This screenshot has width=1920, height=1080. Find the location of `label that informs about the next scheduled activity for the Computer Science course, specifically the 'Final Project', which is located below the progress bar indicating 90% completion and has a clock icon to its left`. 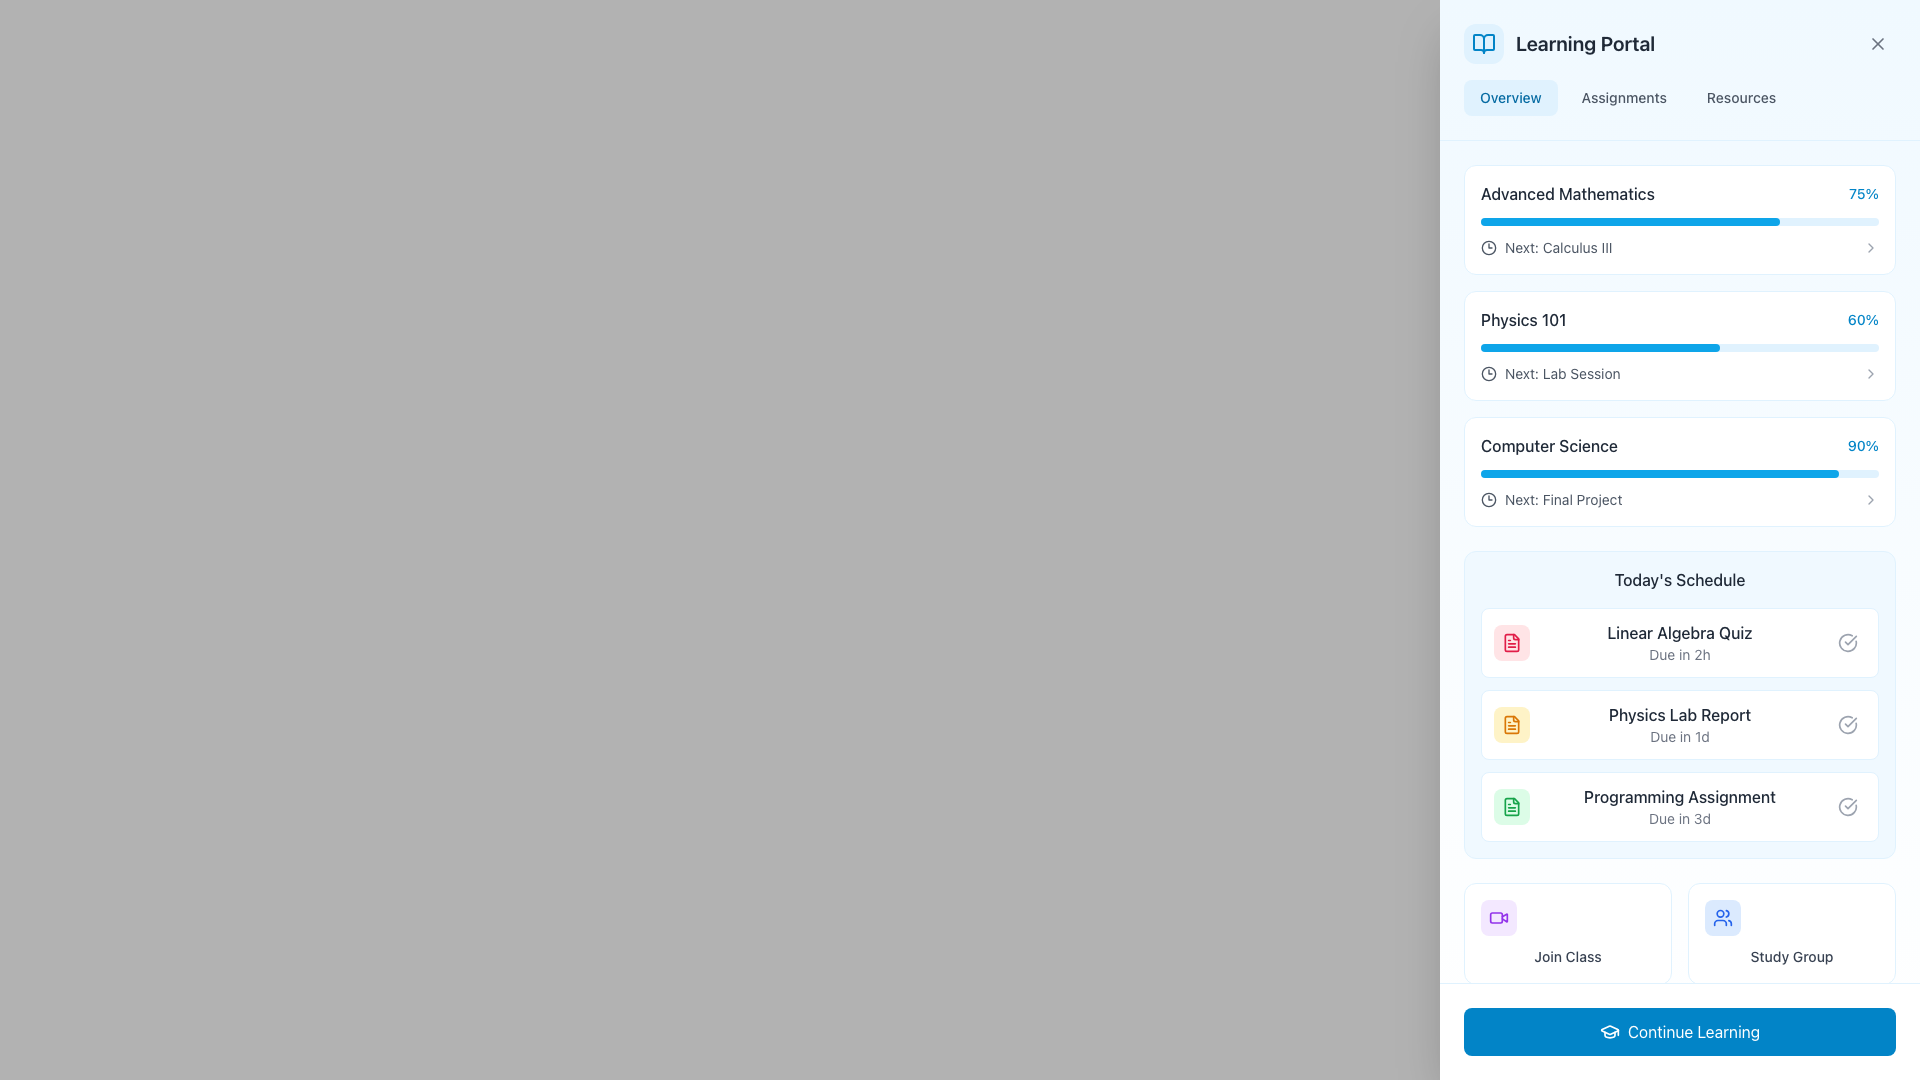

label that informs about the next scheduled activity for the Computer Science course, specifically the 'Final Project', which is located below the progress bar indicating 90% completion and has a clock icon to its left is located at coordinates (1550, 499).